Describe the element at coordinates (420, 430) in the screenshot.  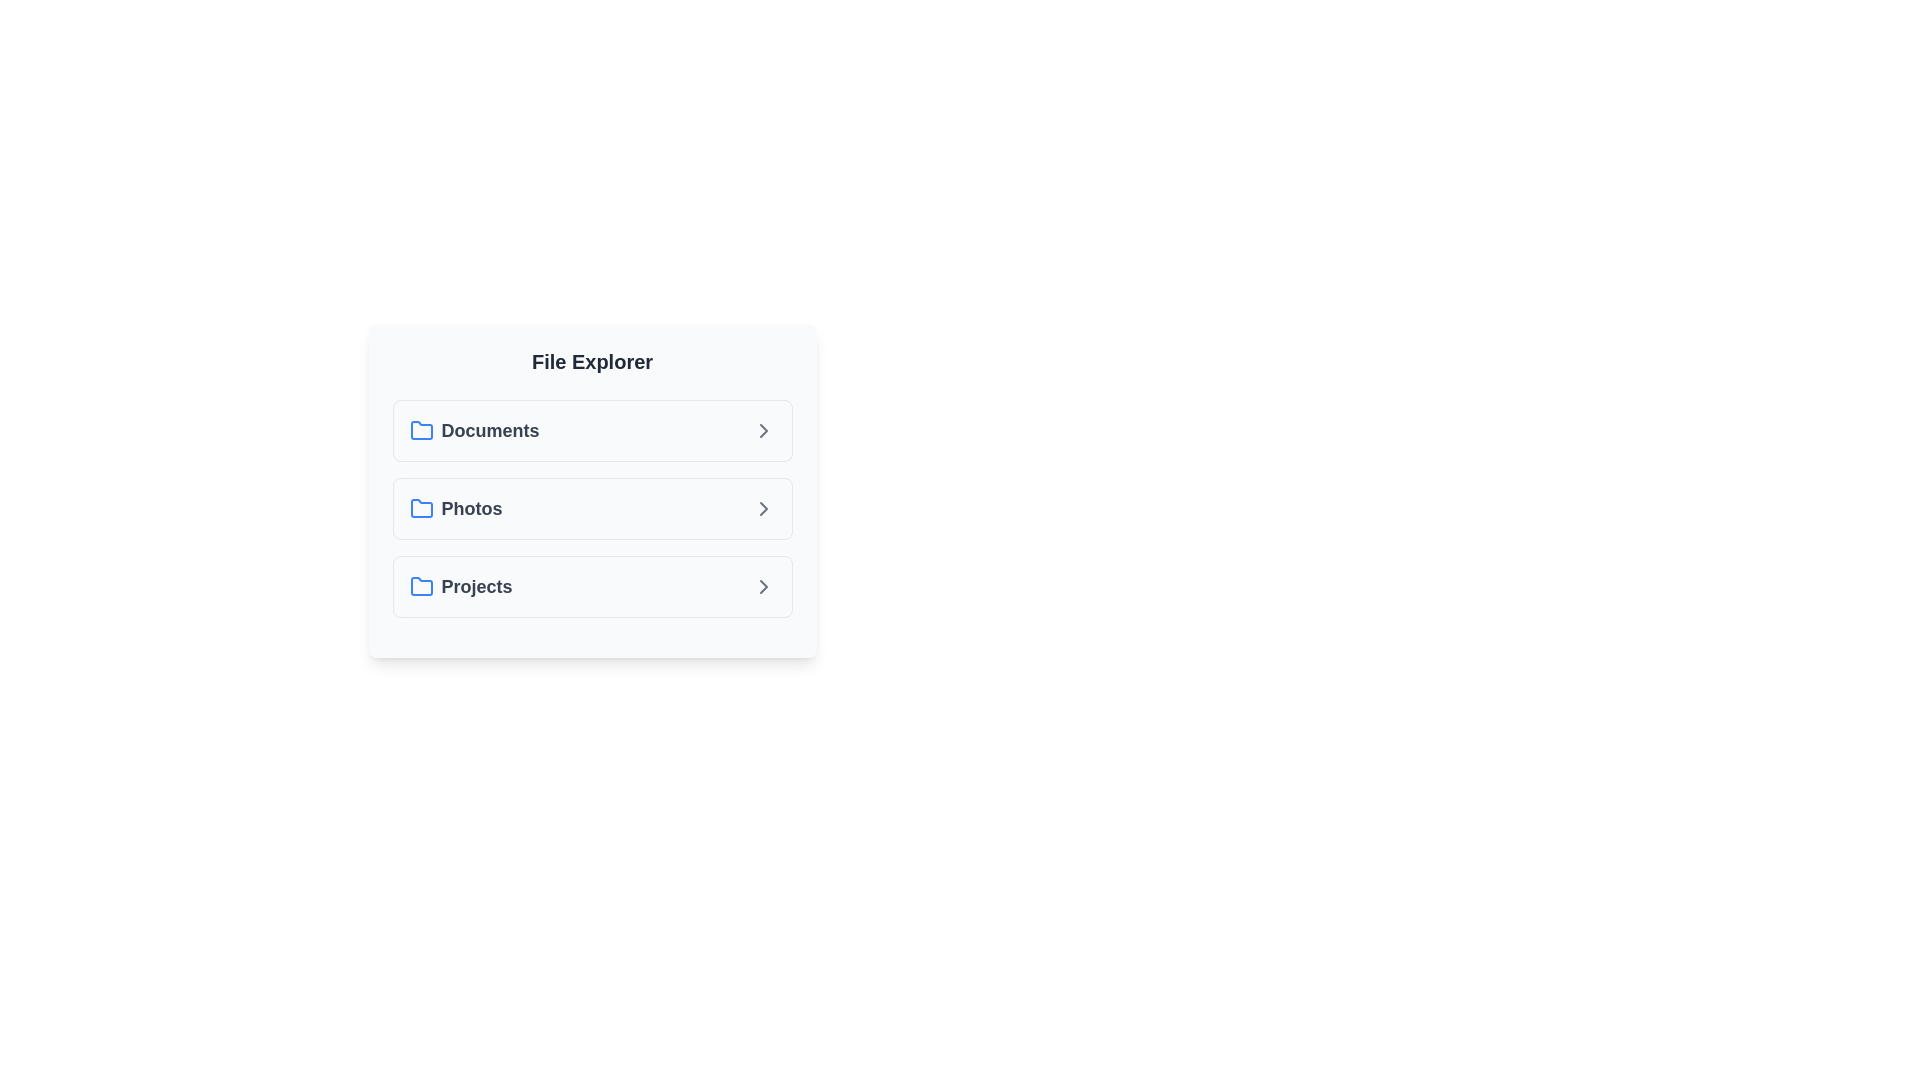
I see `the folder icon next to Documents` at that location.